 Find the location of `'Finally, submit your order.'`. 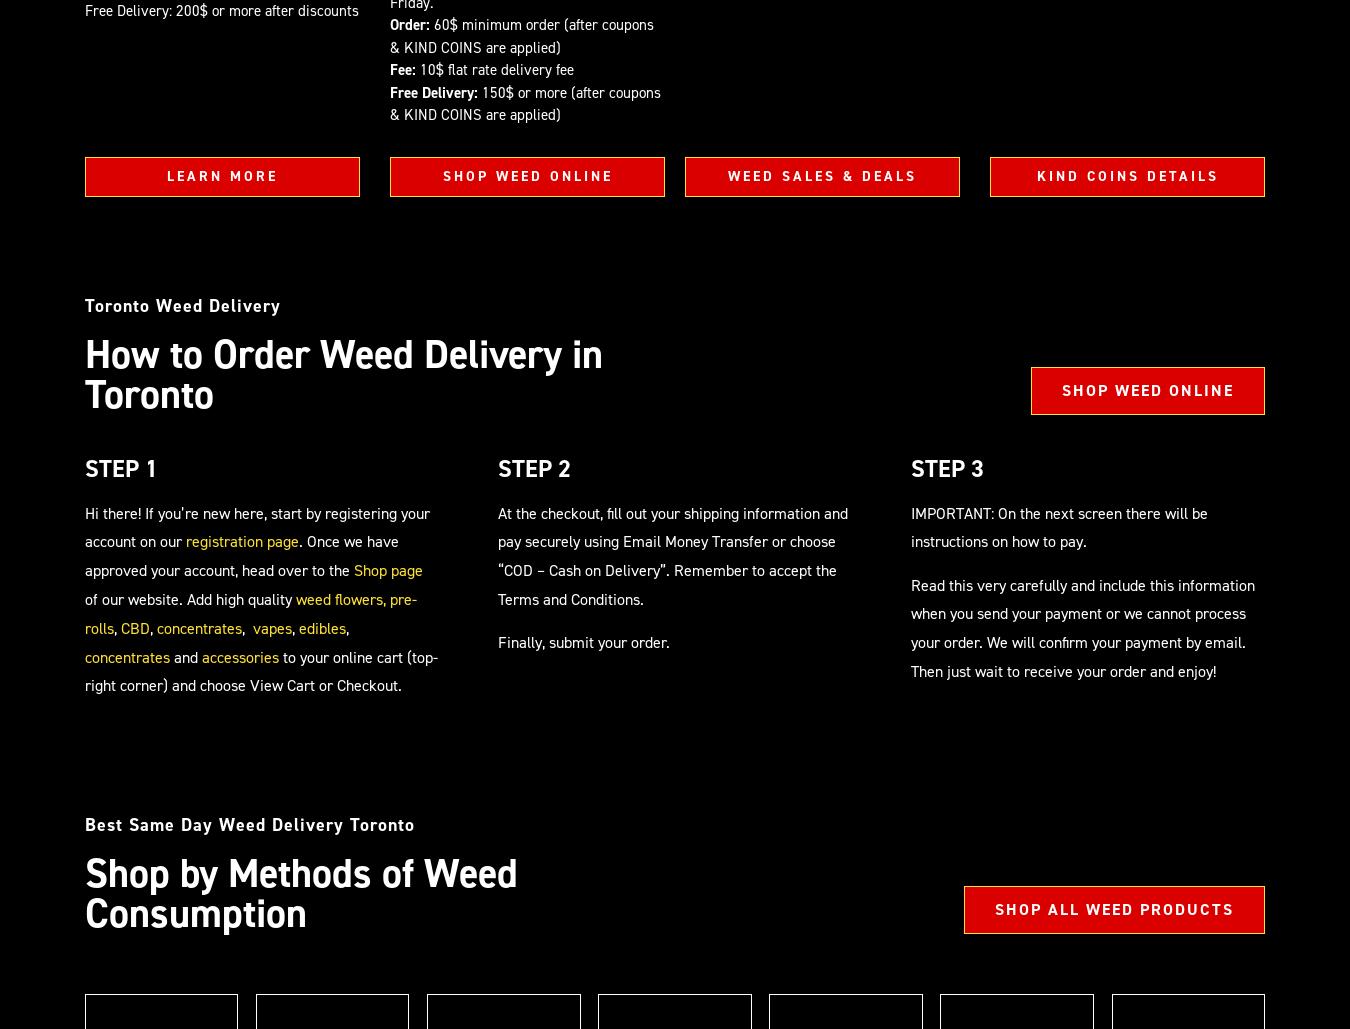

'Finally, submit your order.' is located at coordinates (584, 642).